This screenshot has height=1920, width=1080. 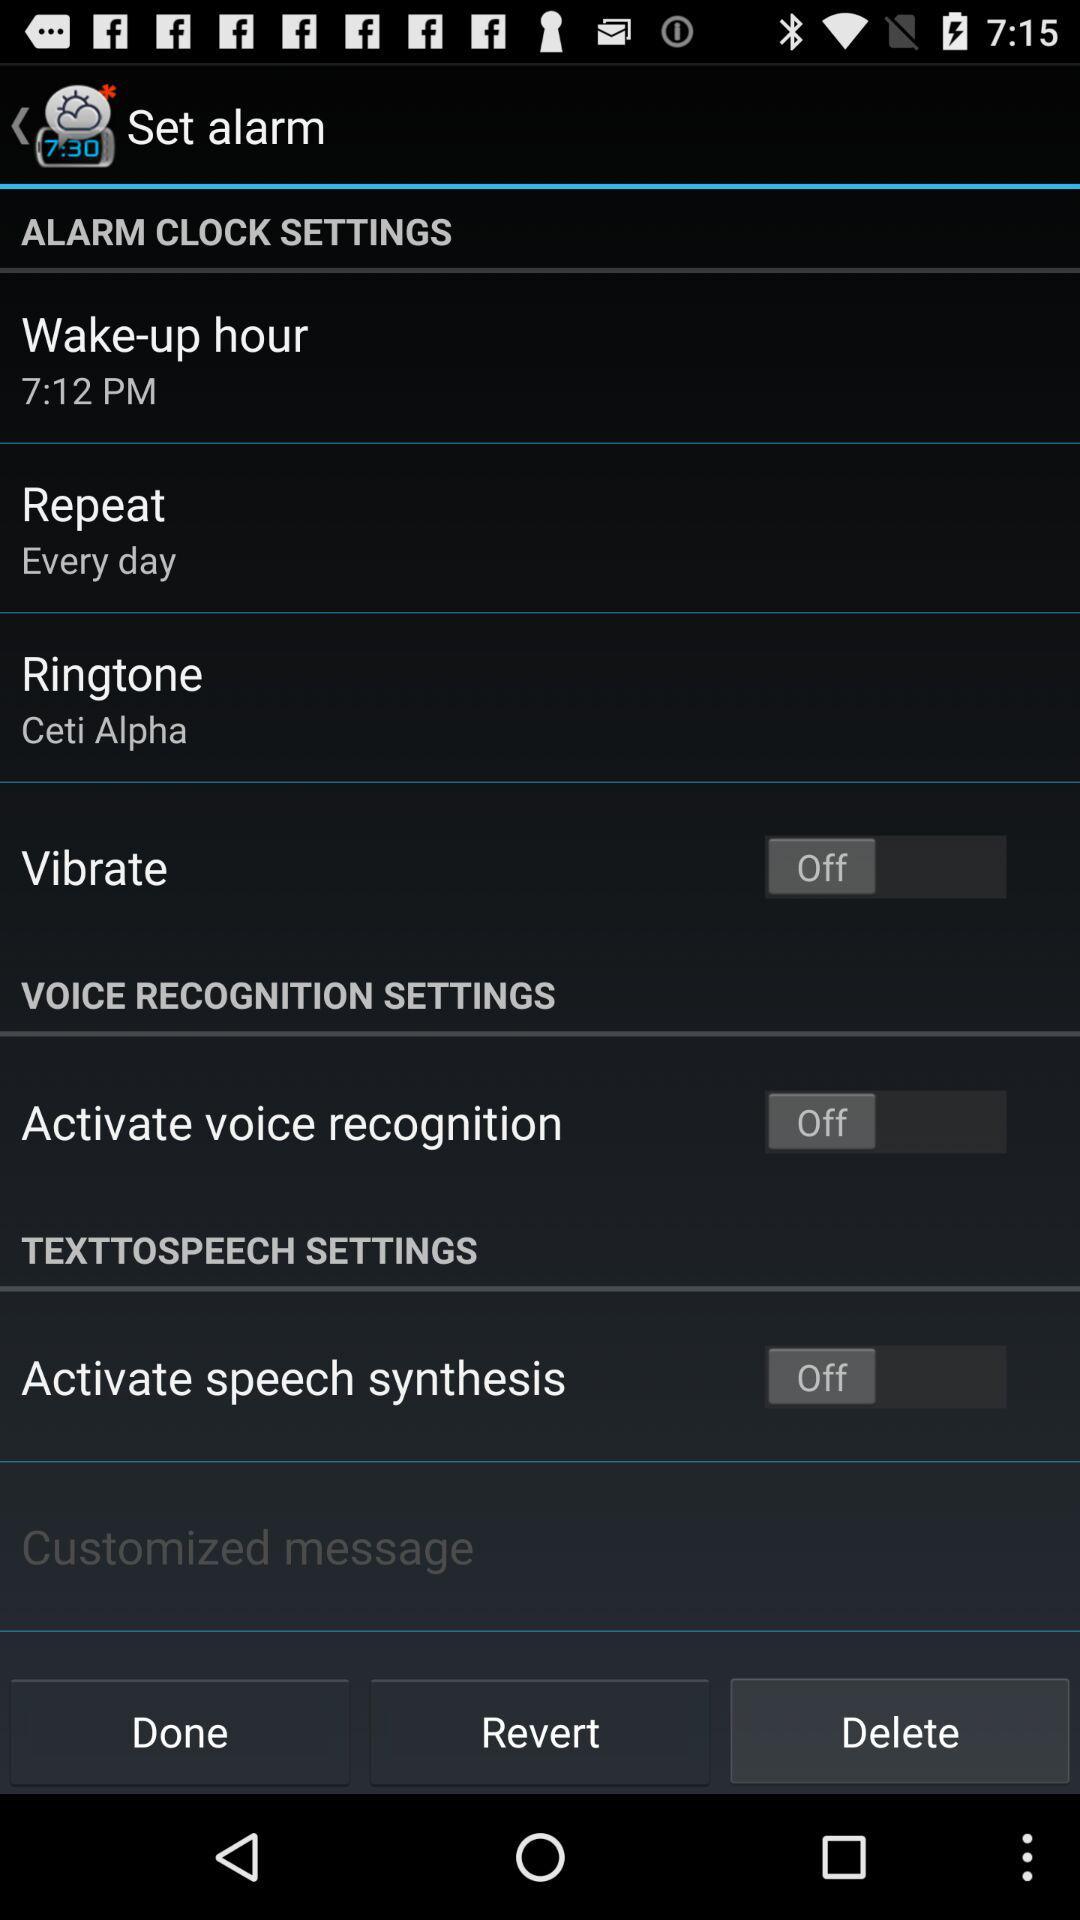 What do you see at coordinates (163, 333) in the screenshot?
I see `the wake-up hour item` at bounding box center [163, 333].